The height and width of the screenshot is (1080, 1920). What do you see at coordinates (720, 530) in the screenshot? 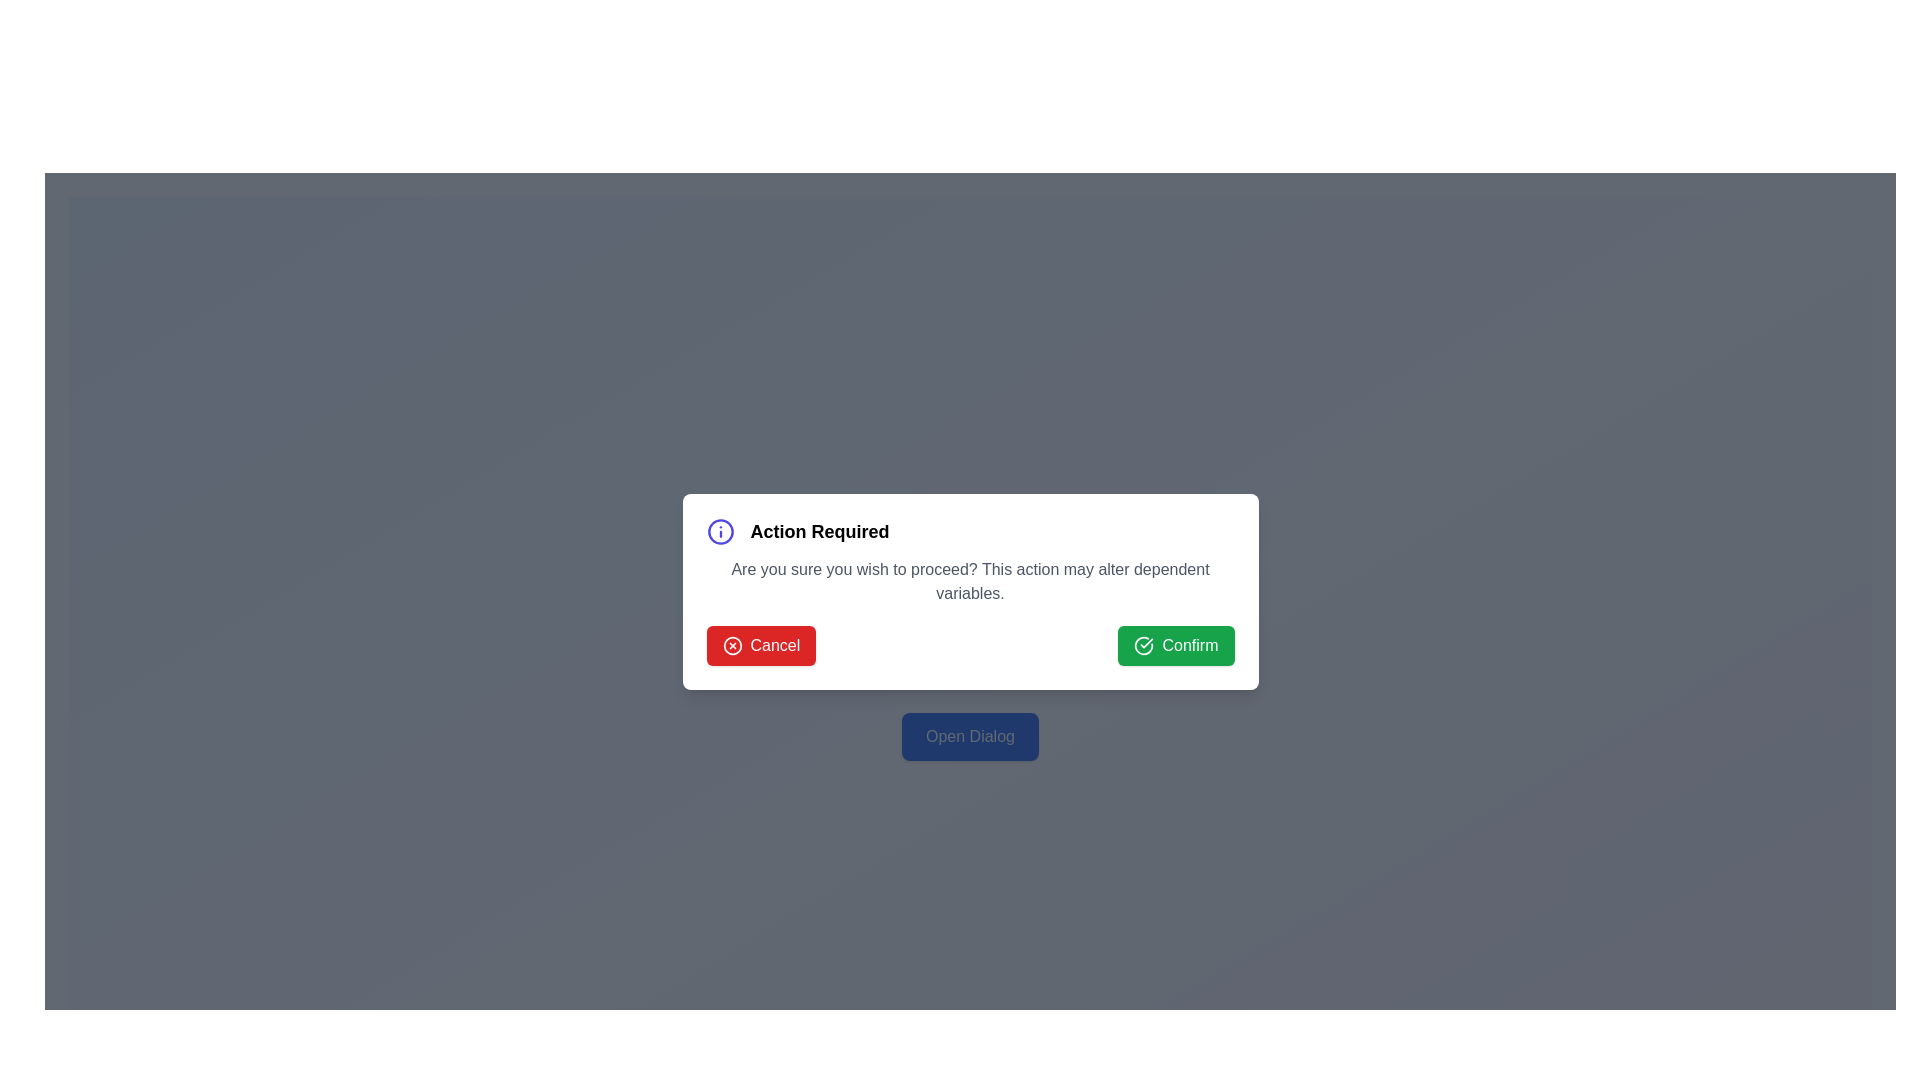
I see `the circular indigo icon with an 'i' symbol that is positioned to the left of the 'Action Required' header text in the modal dialog` at bounding box center [720, 530].